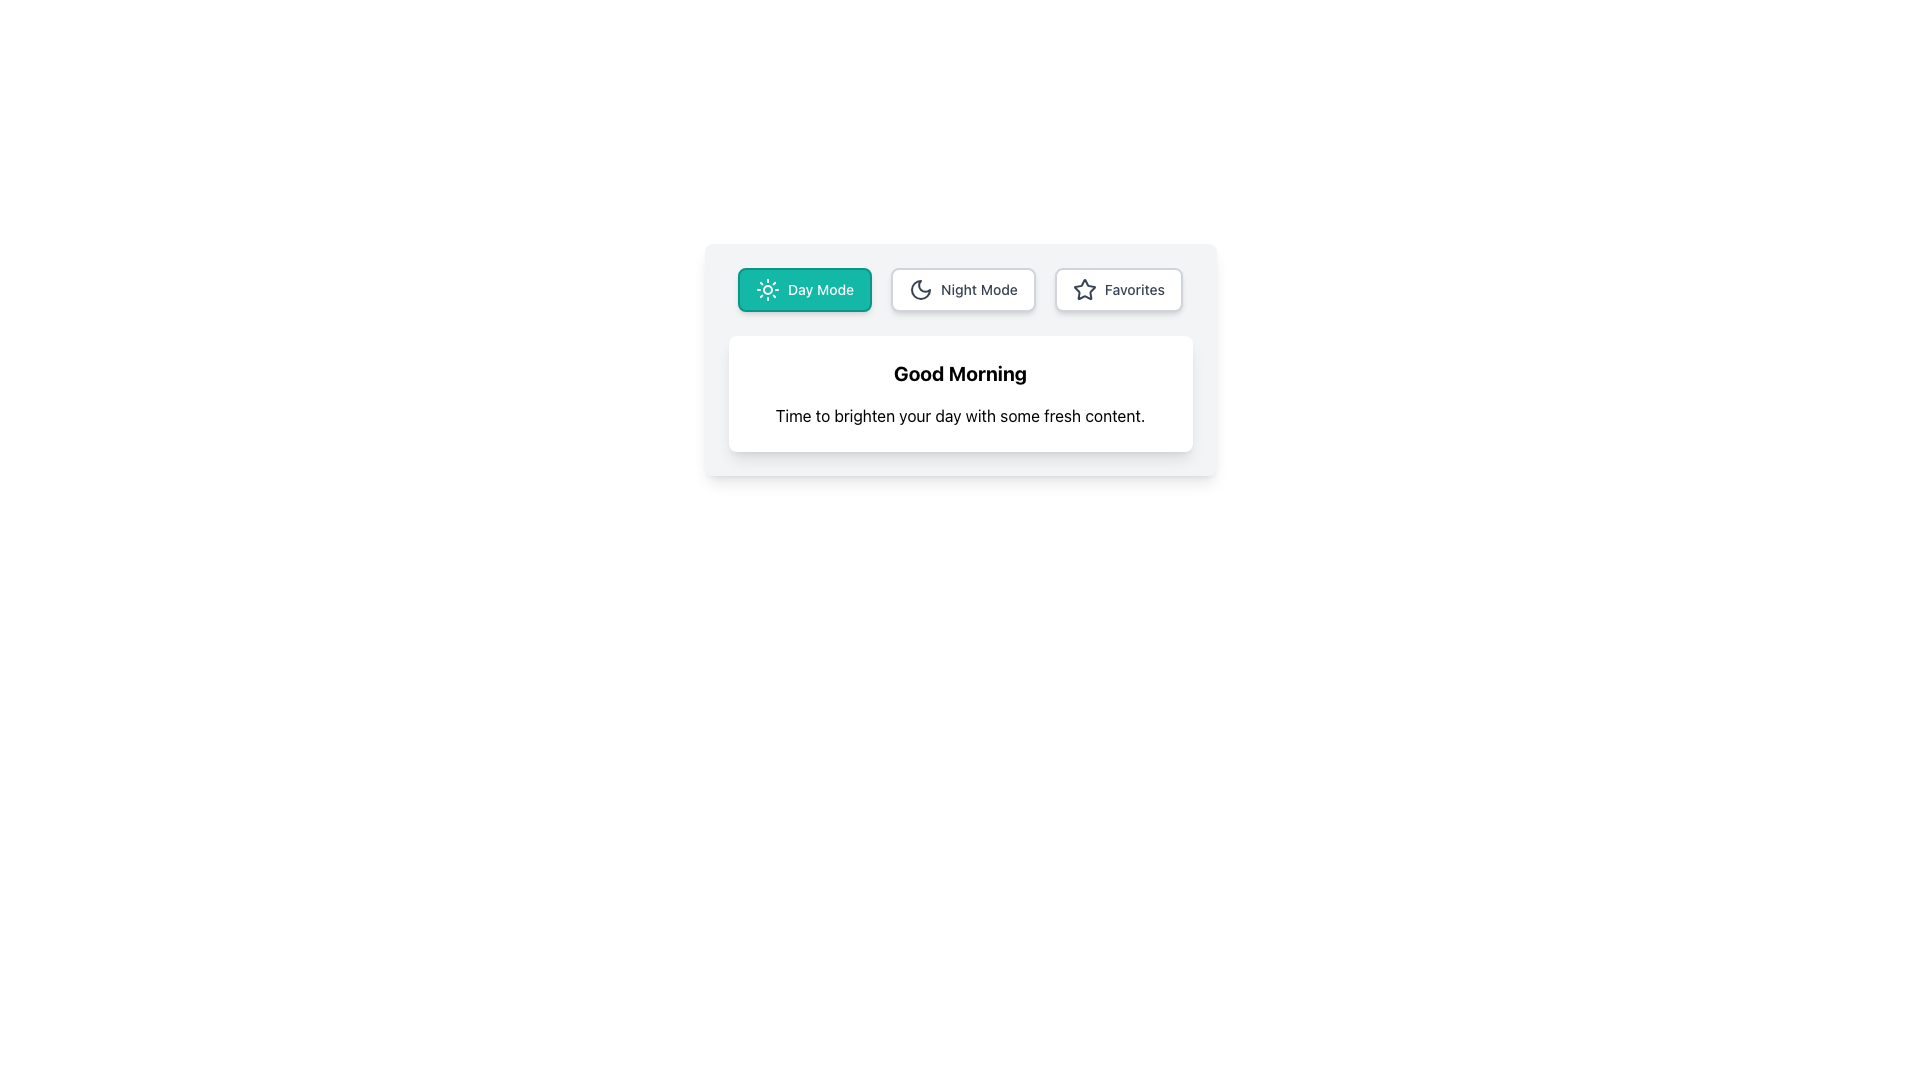 Image resolution: width=1920 pixels, height=1080 pixels. I want to click on the crescent moon icon within the Night Mode button located at the top section of the interface, so click(920, 289).